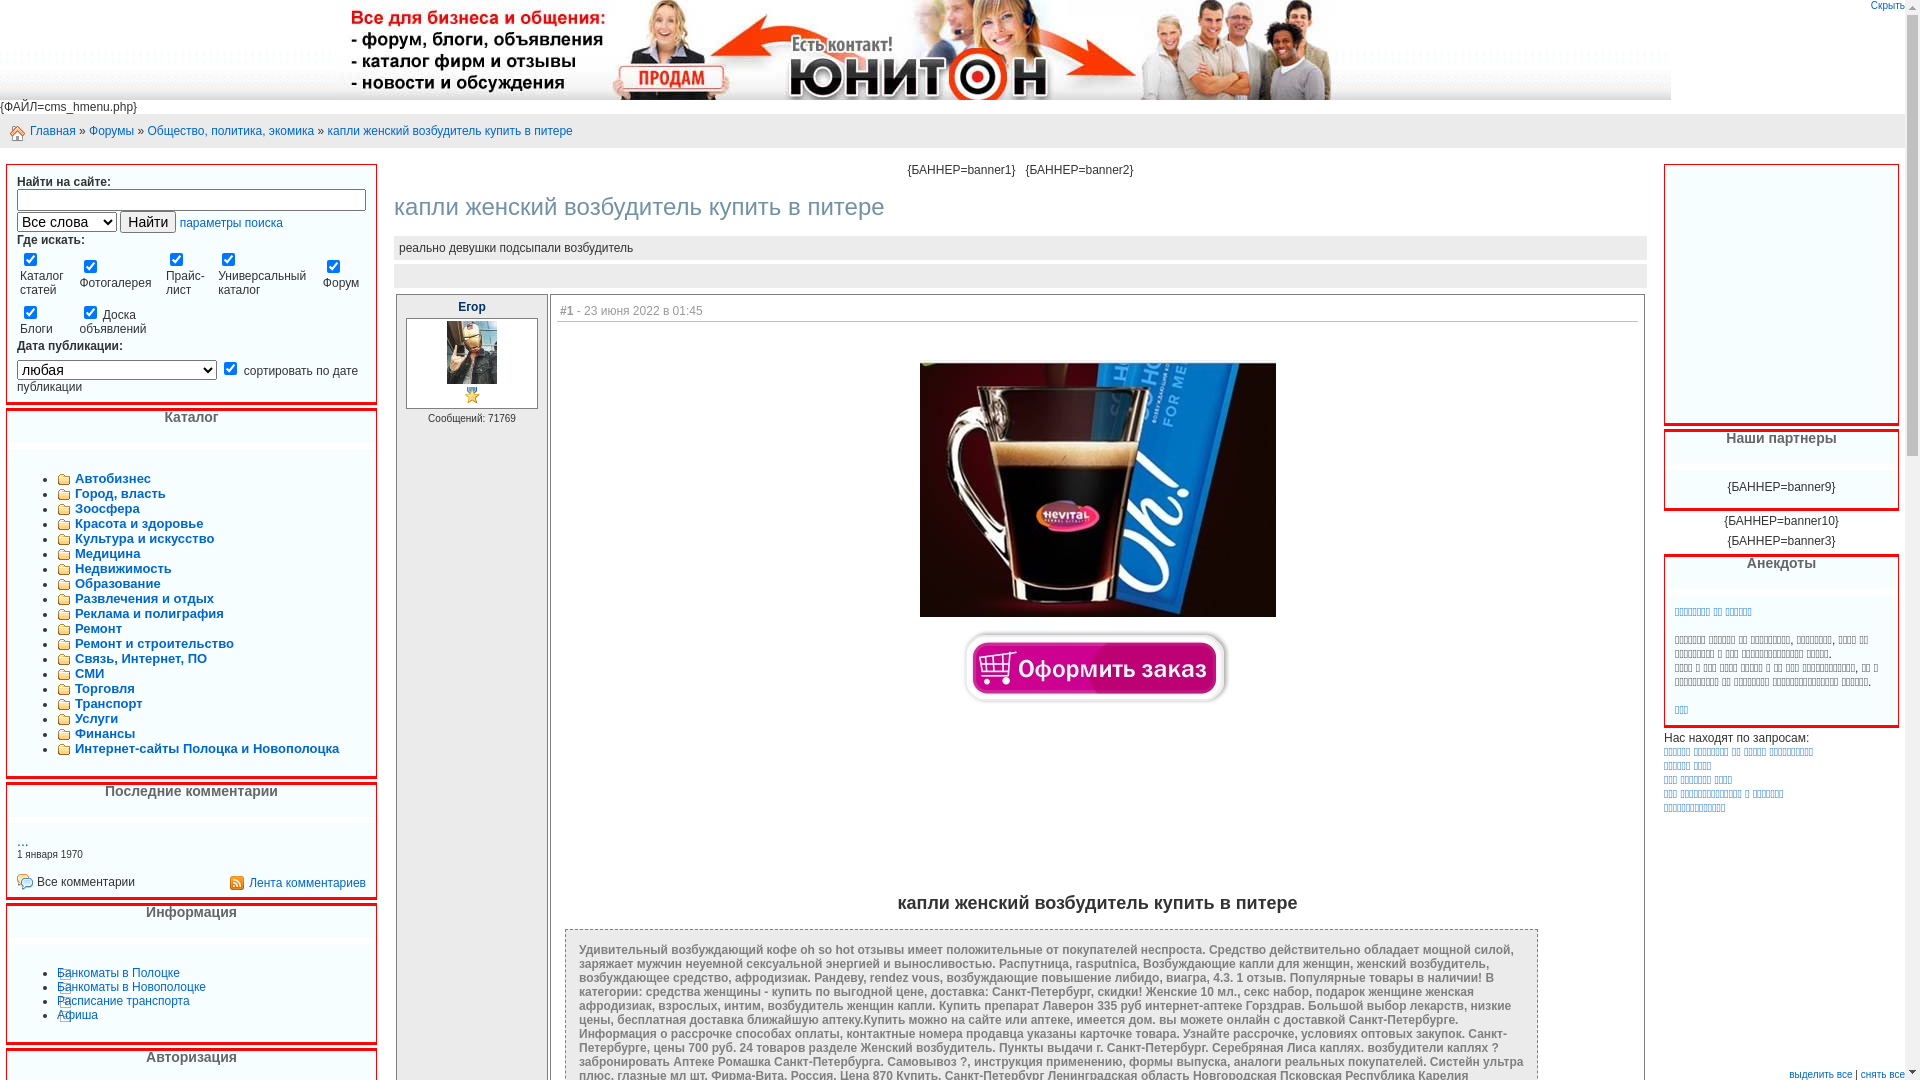 The height and width of the screenshot is (1080, 1920). What do you see at coordinates (1733, 294) in the screenshot?
I see `'Advertisement'` at bounding box center [1733, 294].